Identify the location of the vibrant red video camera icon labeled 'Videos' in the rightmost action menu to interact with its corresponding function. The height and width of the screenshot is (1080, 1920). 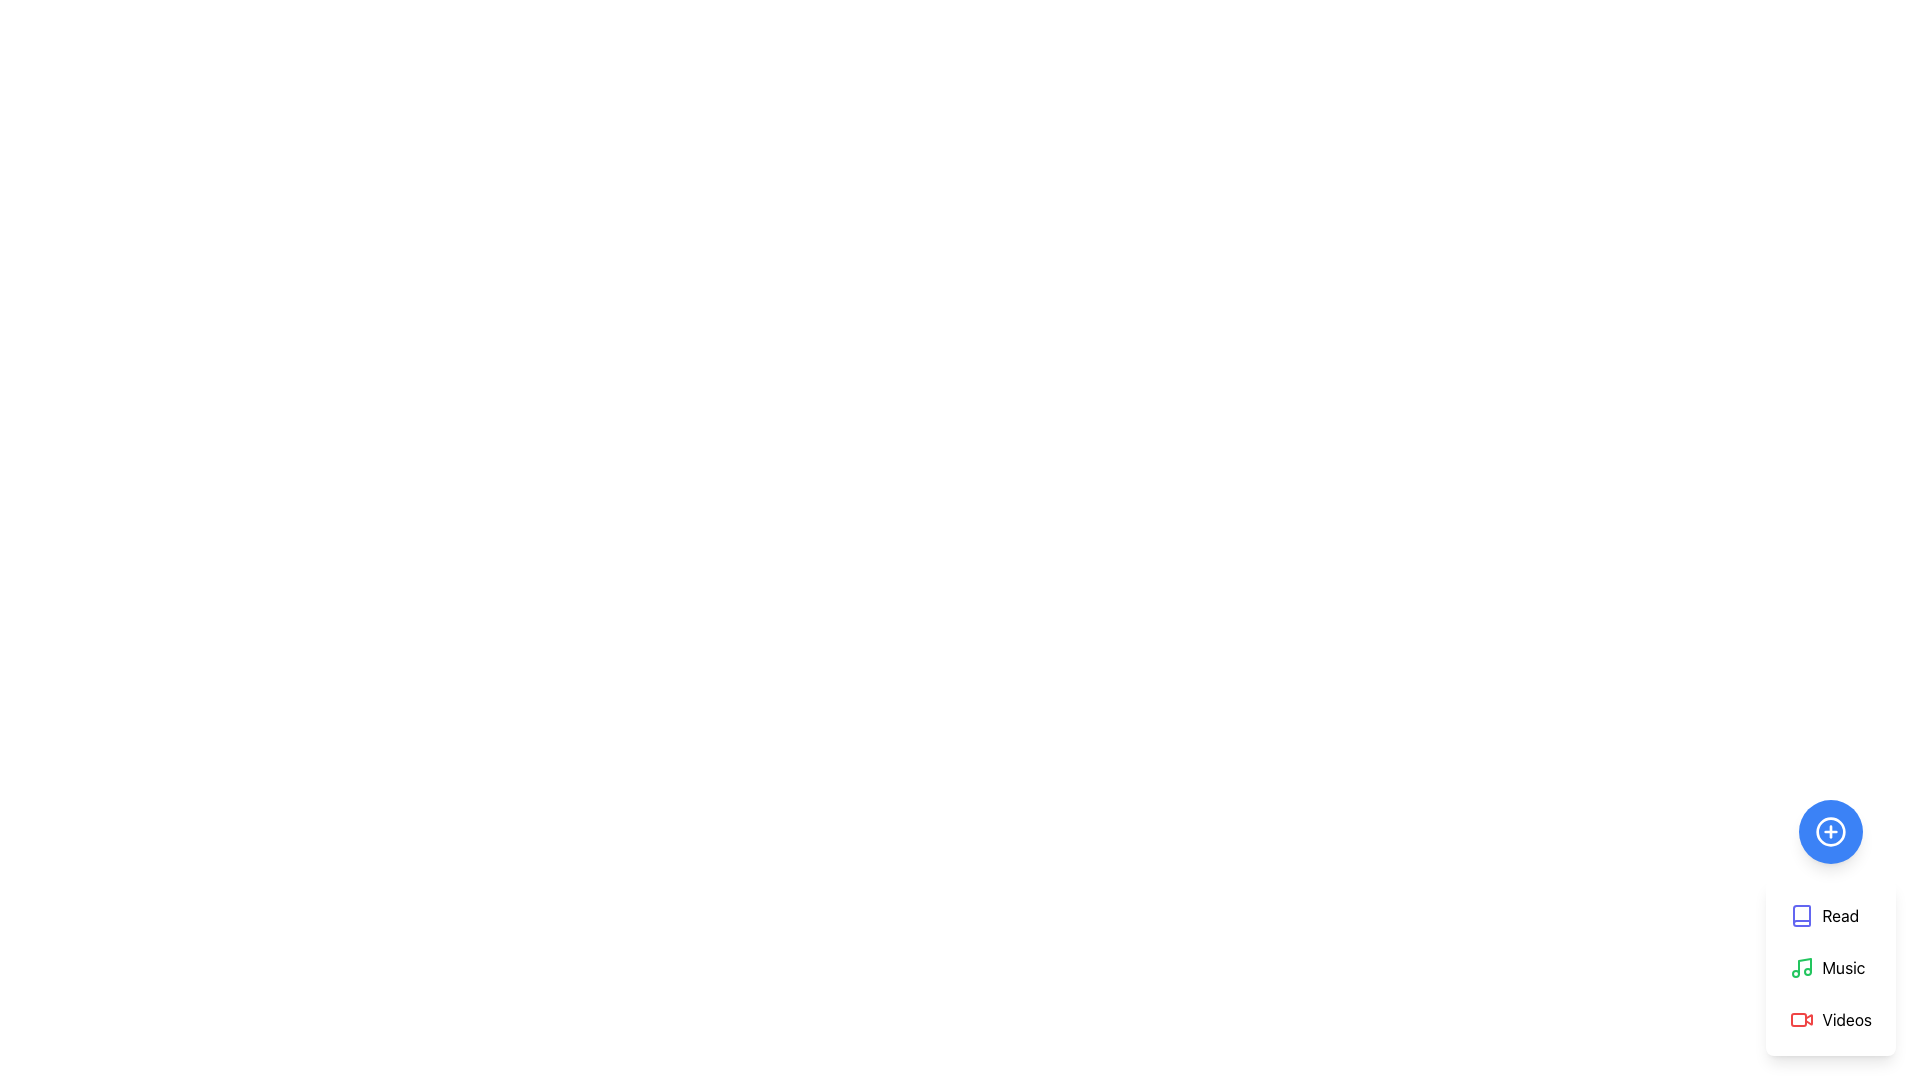
(1802, 1019).